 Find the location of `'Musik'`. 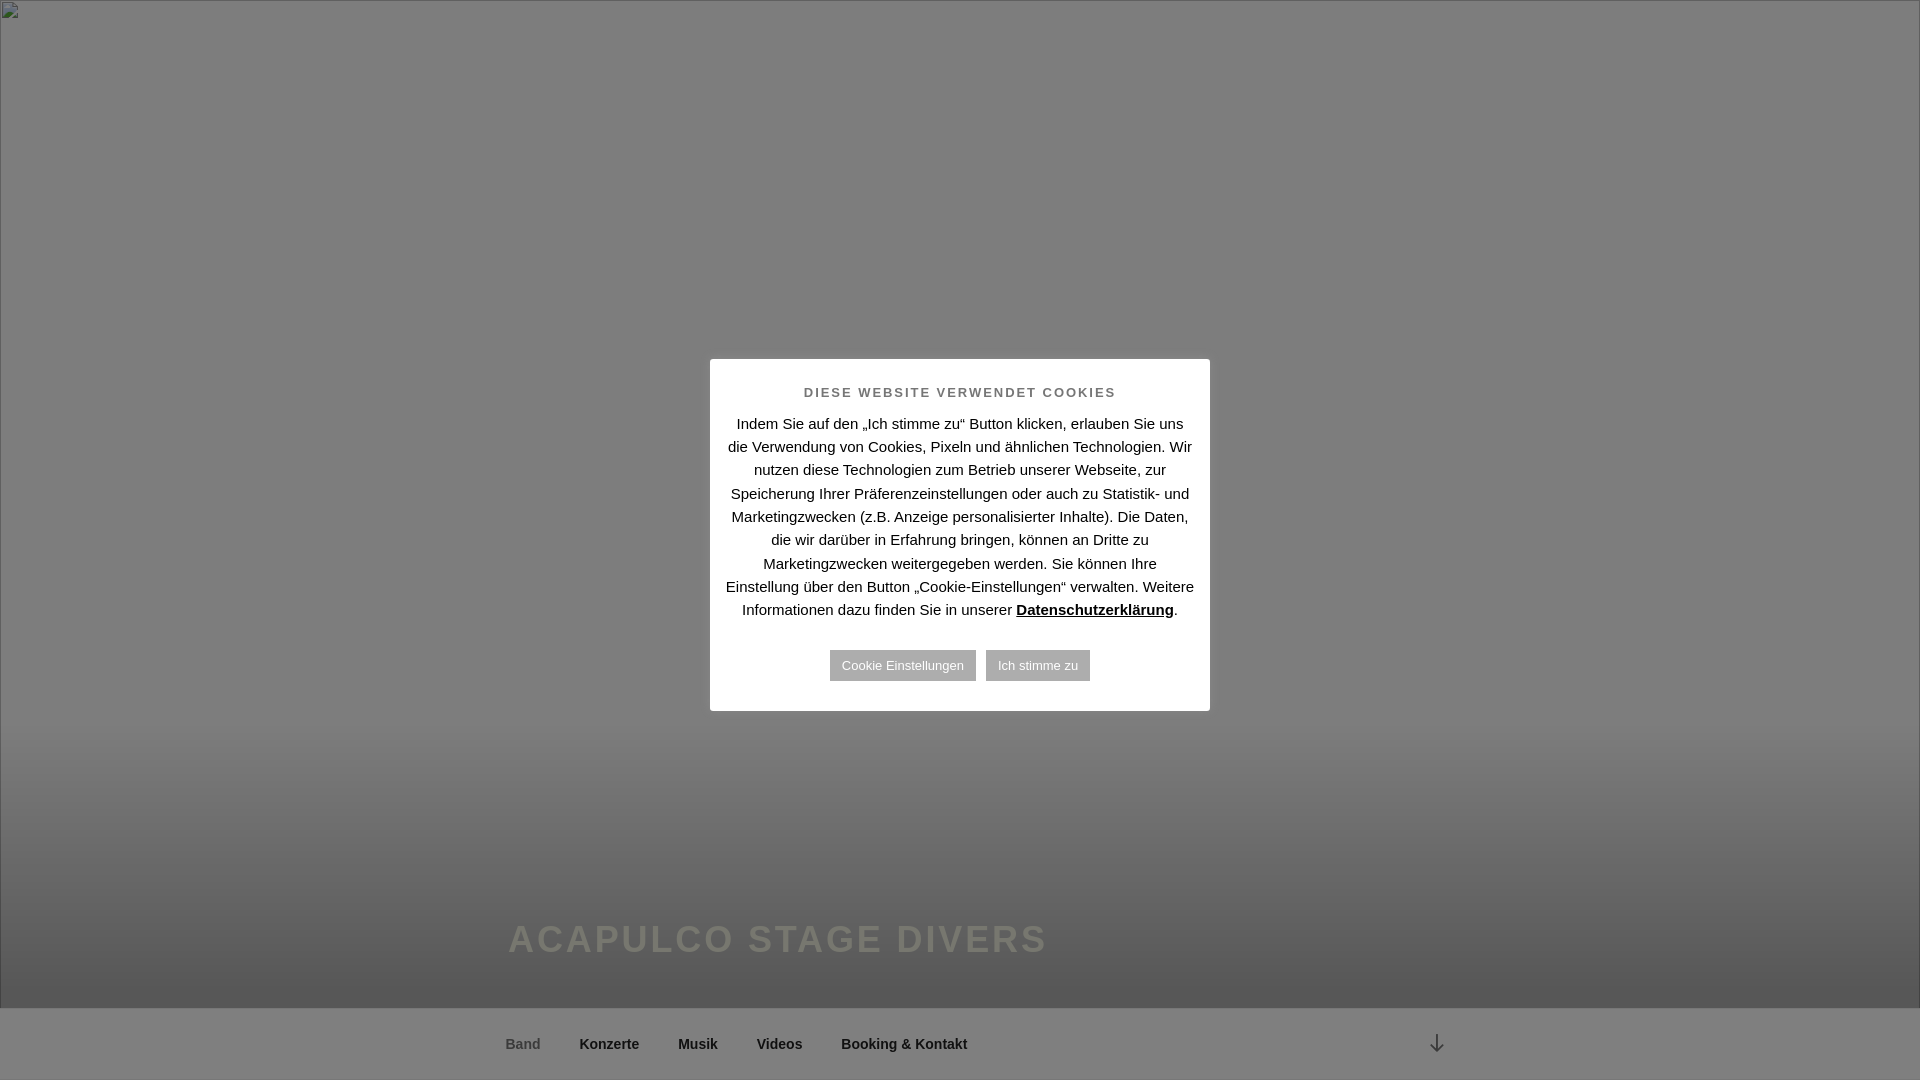

'Musik' is located at coordinates (661, 1043).